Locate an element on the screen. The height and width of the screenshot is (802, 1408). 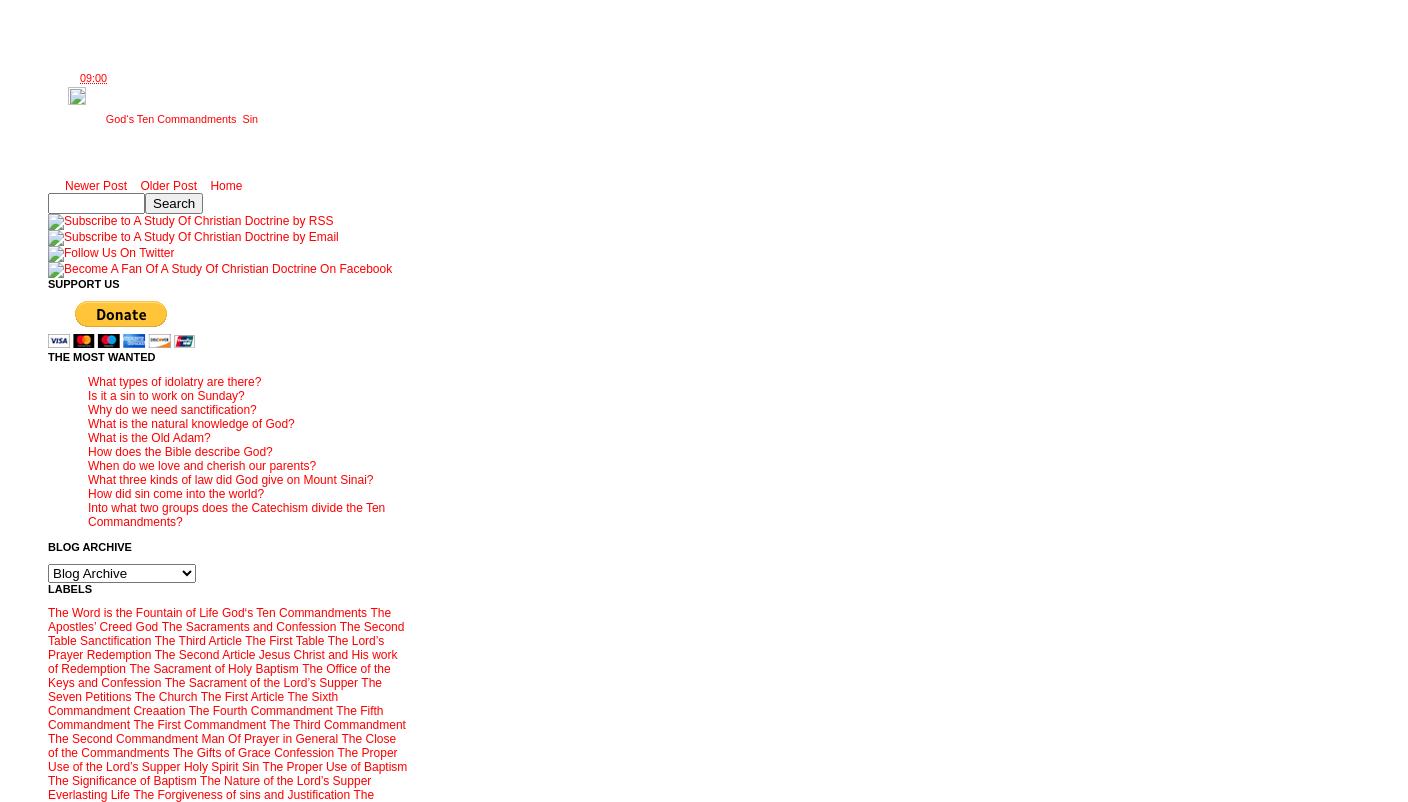
'God' is located at coordinates (146, 626).